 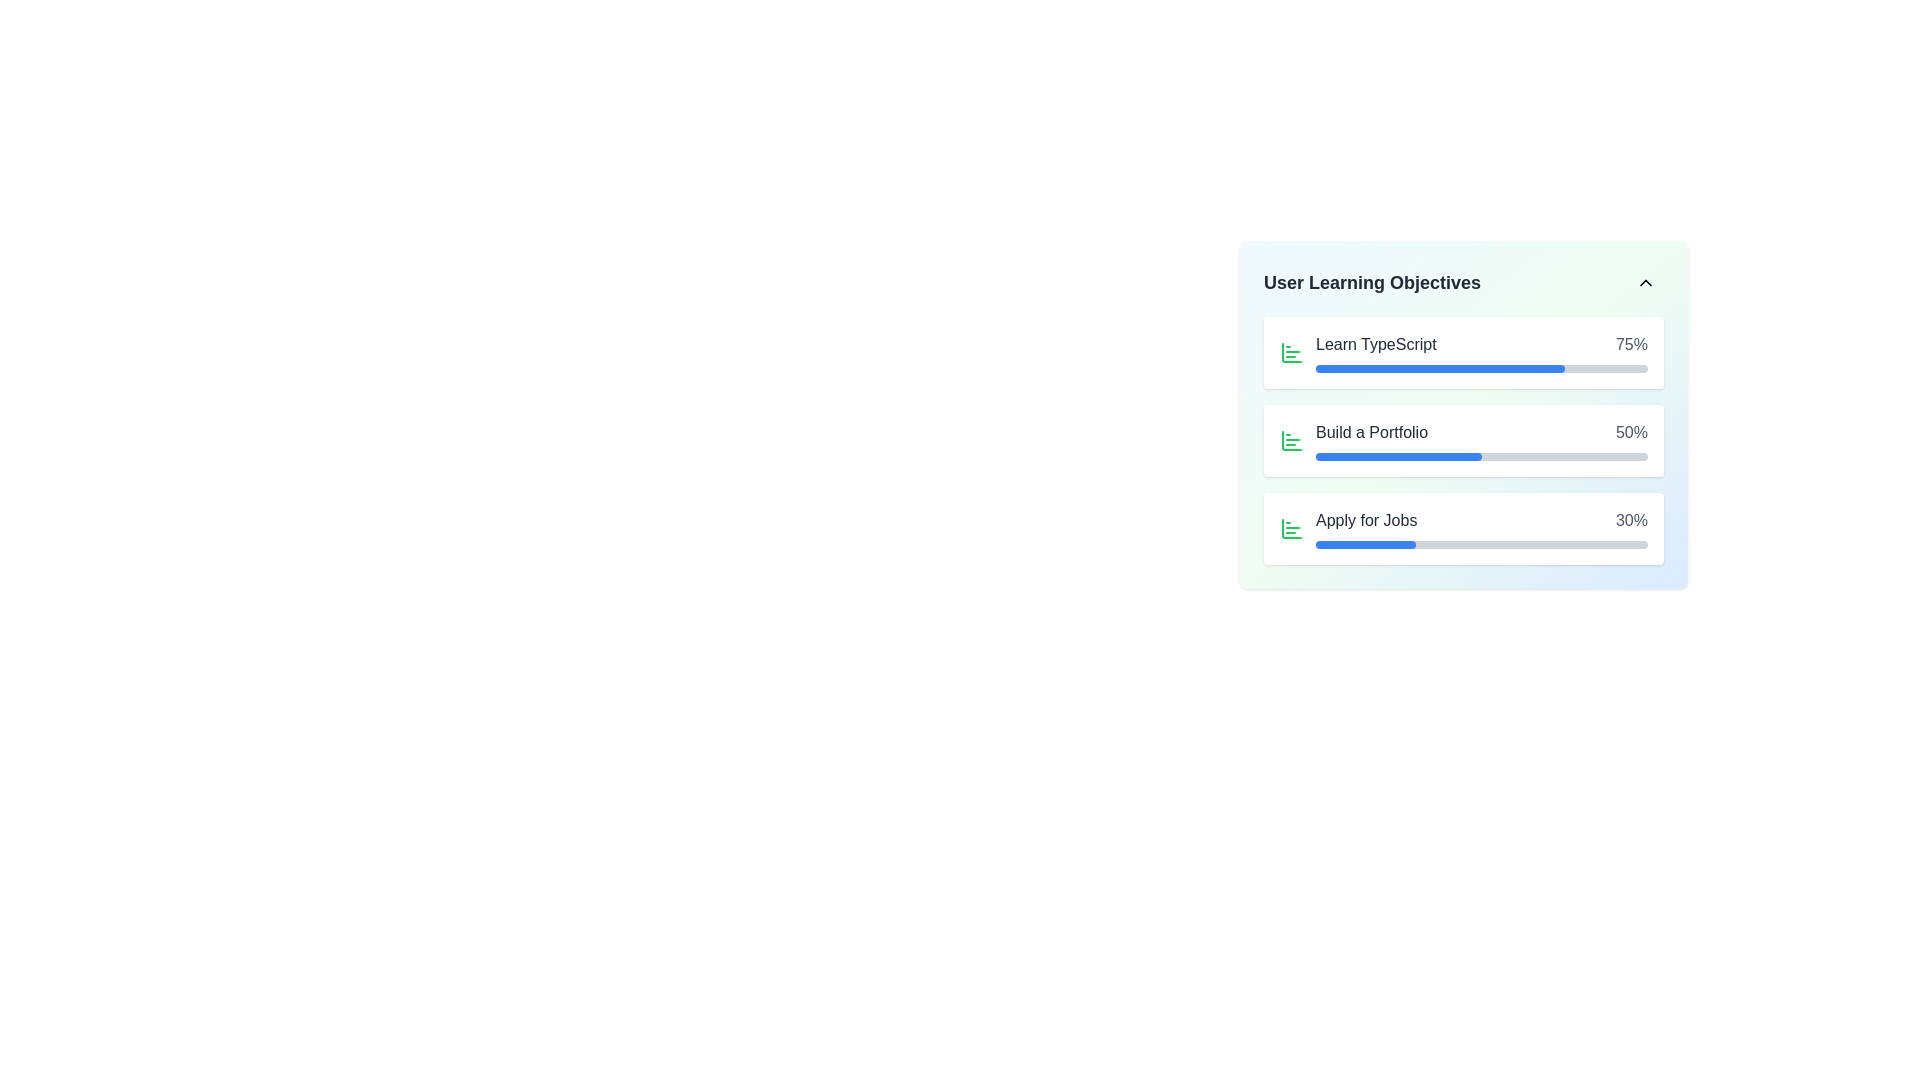 What do you see at coordinates (1291, 352) in the screenshot?
I see `the icon representing the learning objective 'Learn TypeScript', which is the first icon located to the left of the item's title and adjacent to the progress bar` at bounding box center [1291, 352].